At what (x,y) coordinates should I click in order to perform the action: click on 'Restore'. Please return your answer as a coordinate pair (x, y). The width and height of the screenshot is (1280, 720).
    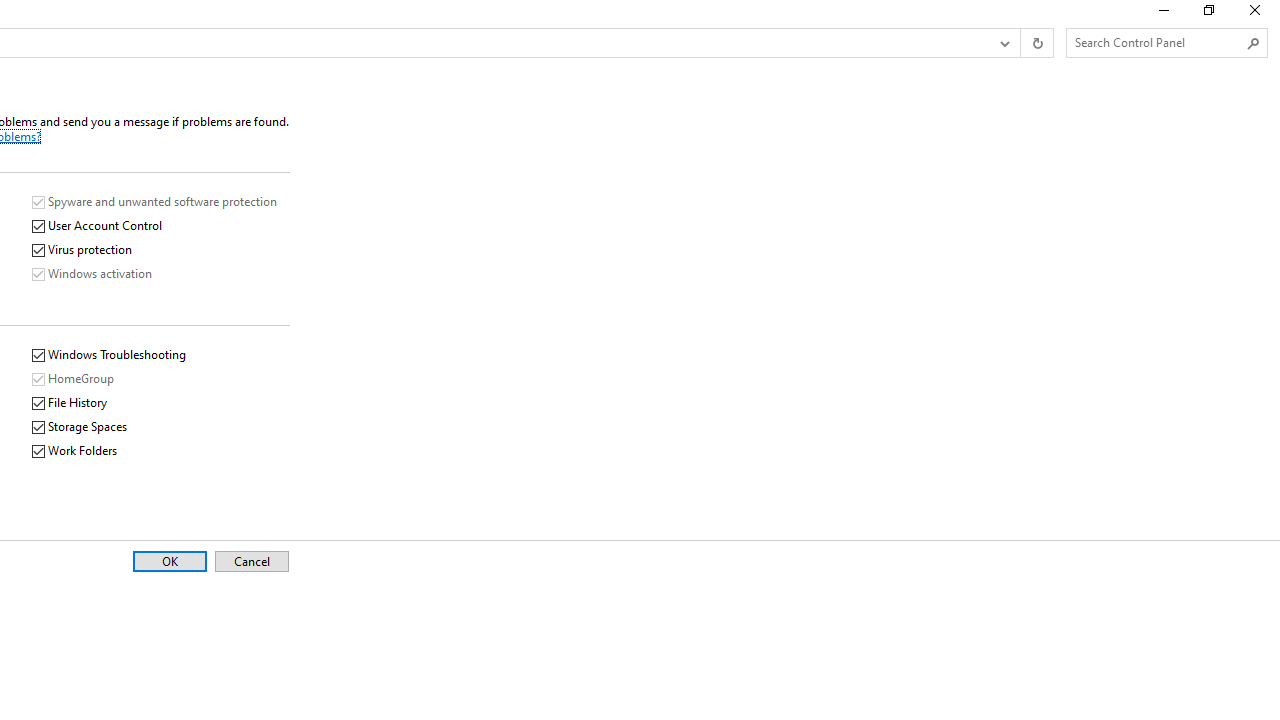
    Looking at the image, I should click on (1207, 15).